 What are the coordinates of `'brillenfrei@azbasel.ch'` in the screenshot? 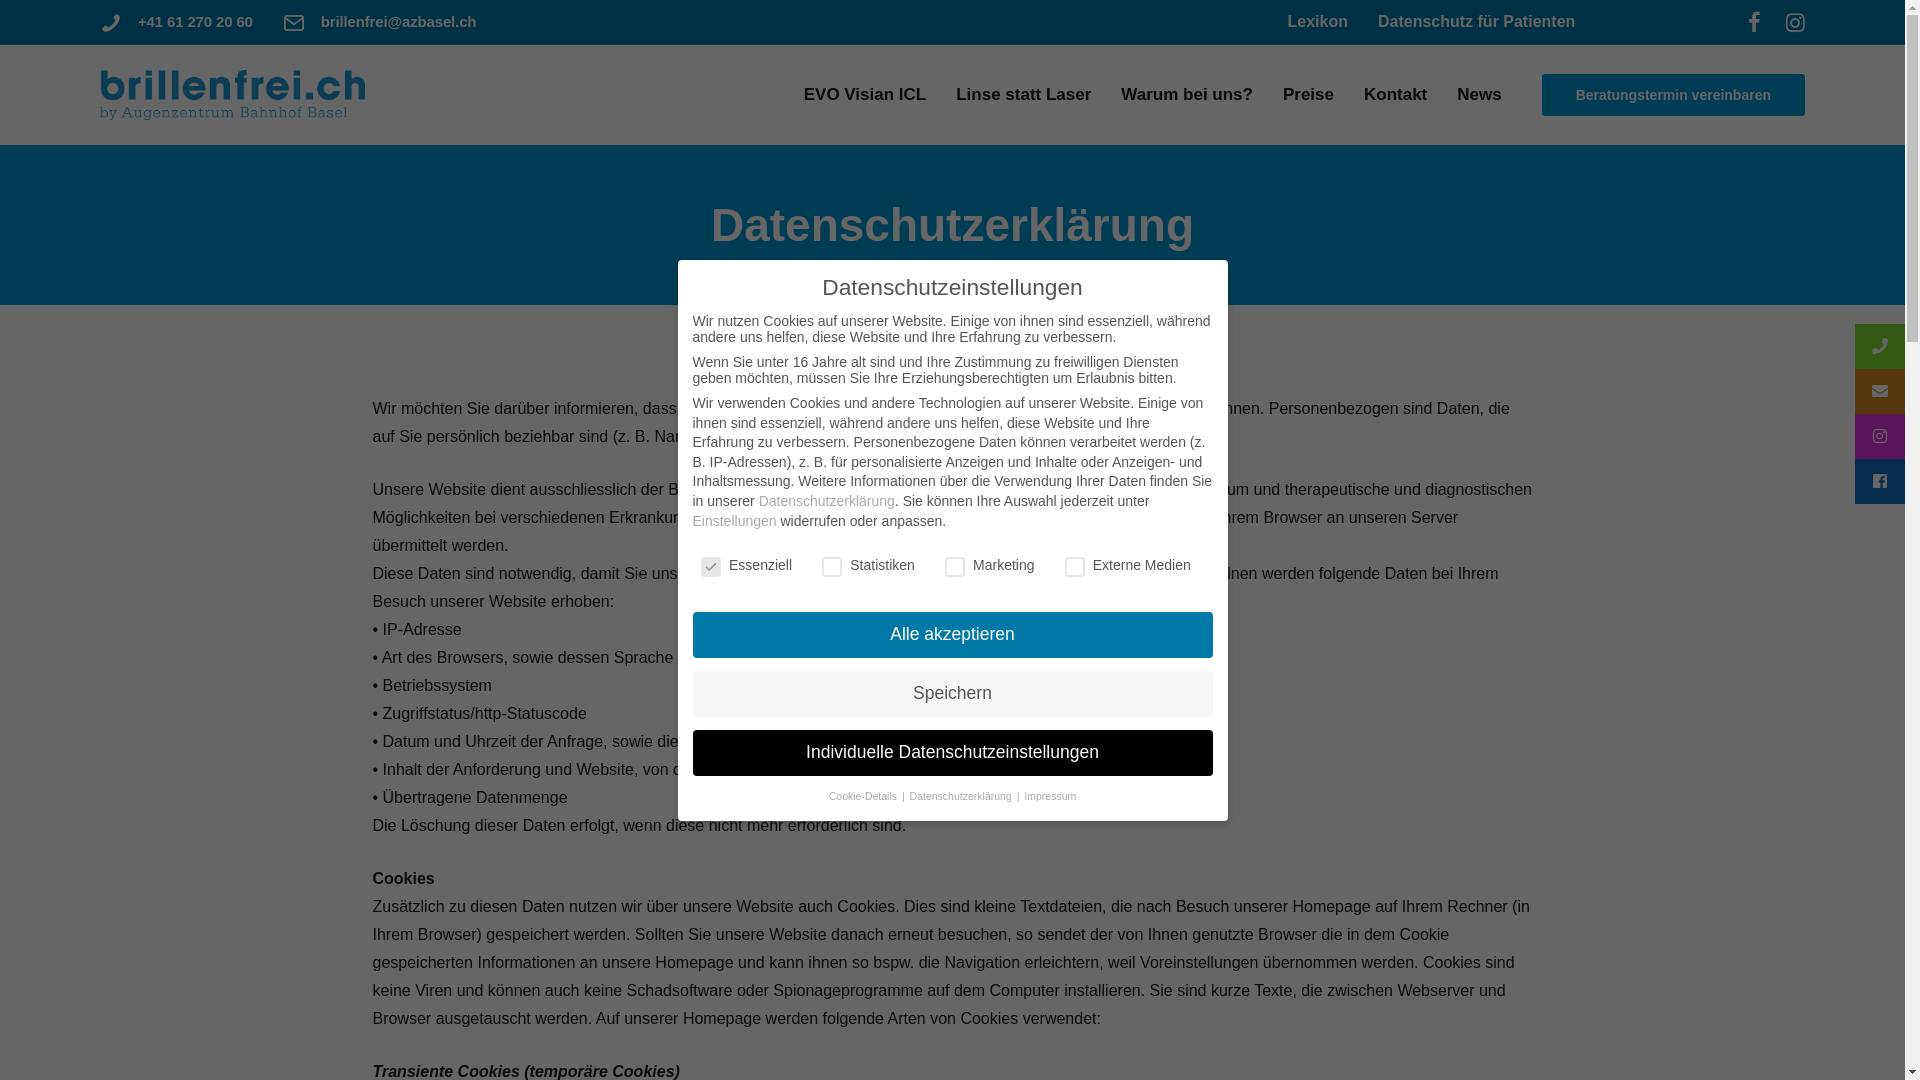 It's located at (398, 21).